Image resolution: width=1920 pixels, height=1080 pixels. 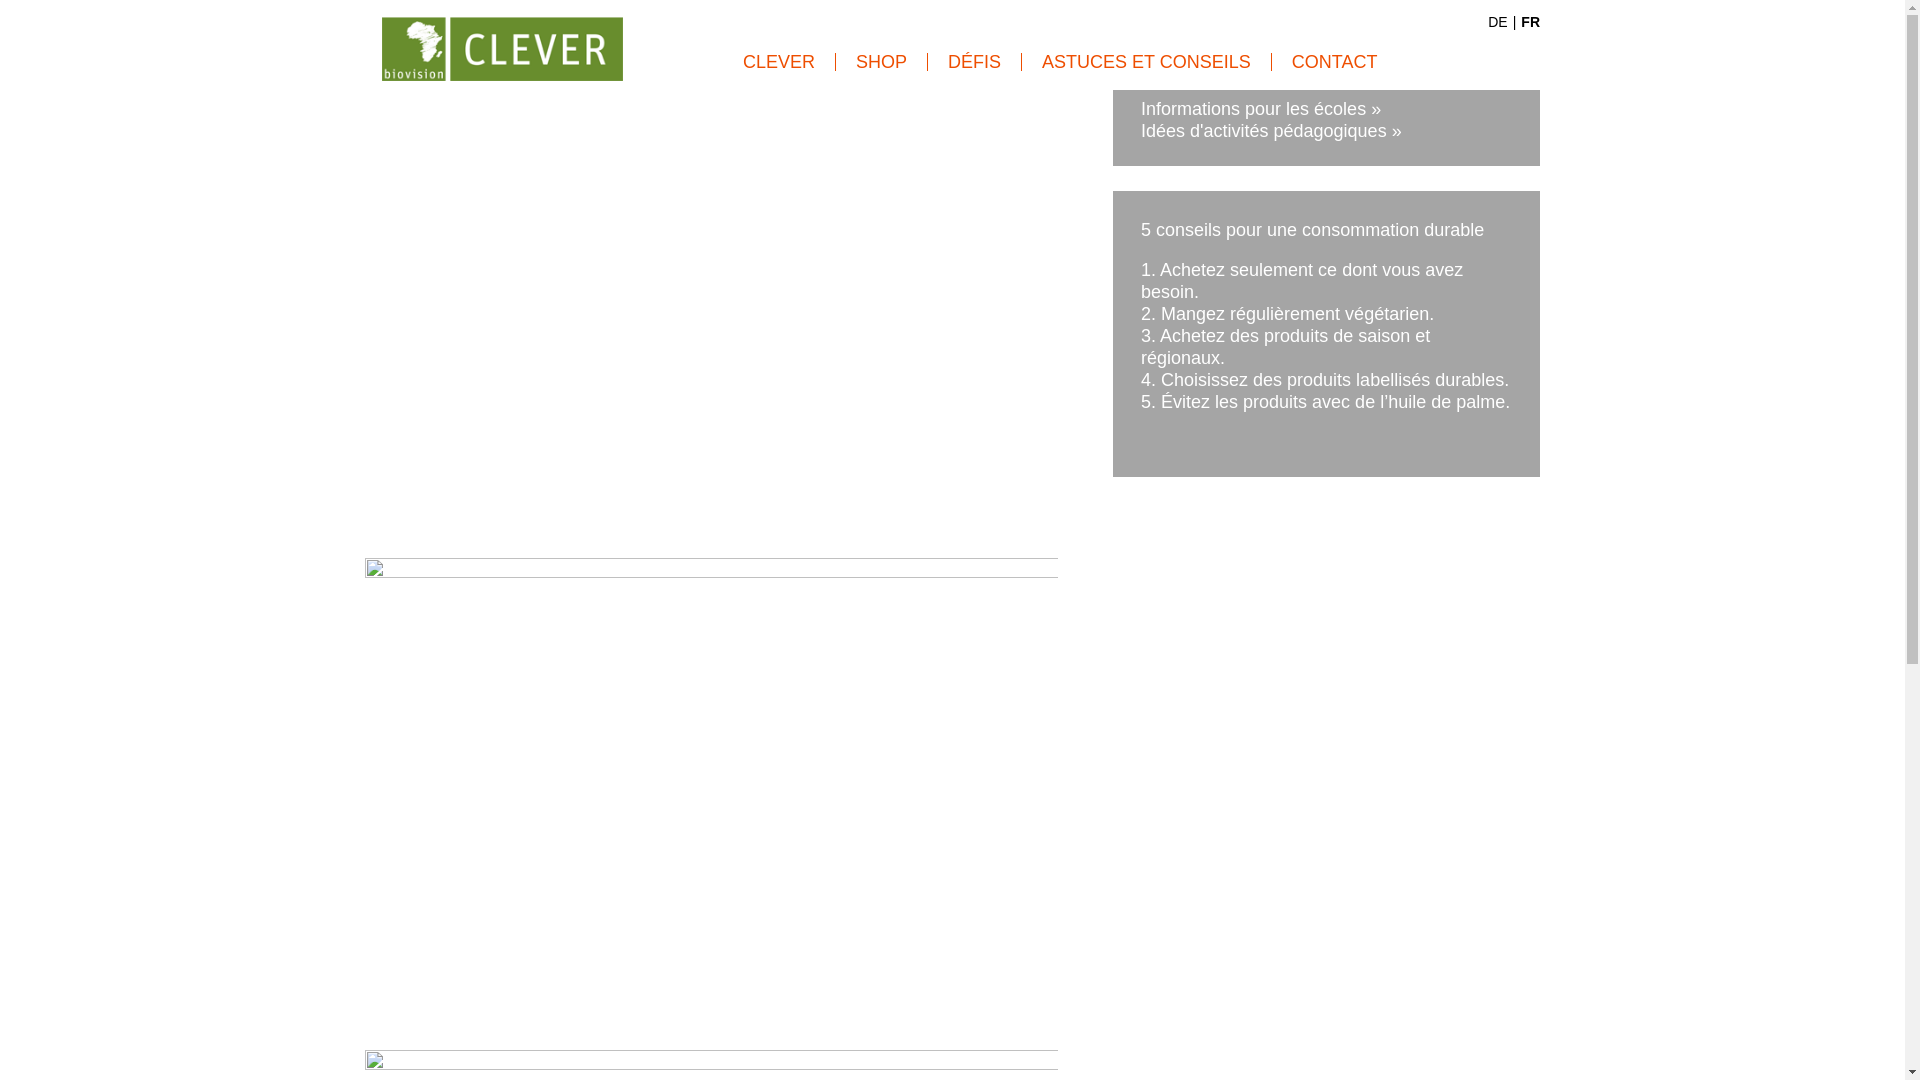 I want to click on 'ASTUCES ET CONSEILS', so click(x=1147, y=60).